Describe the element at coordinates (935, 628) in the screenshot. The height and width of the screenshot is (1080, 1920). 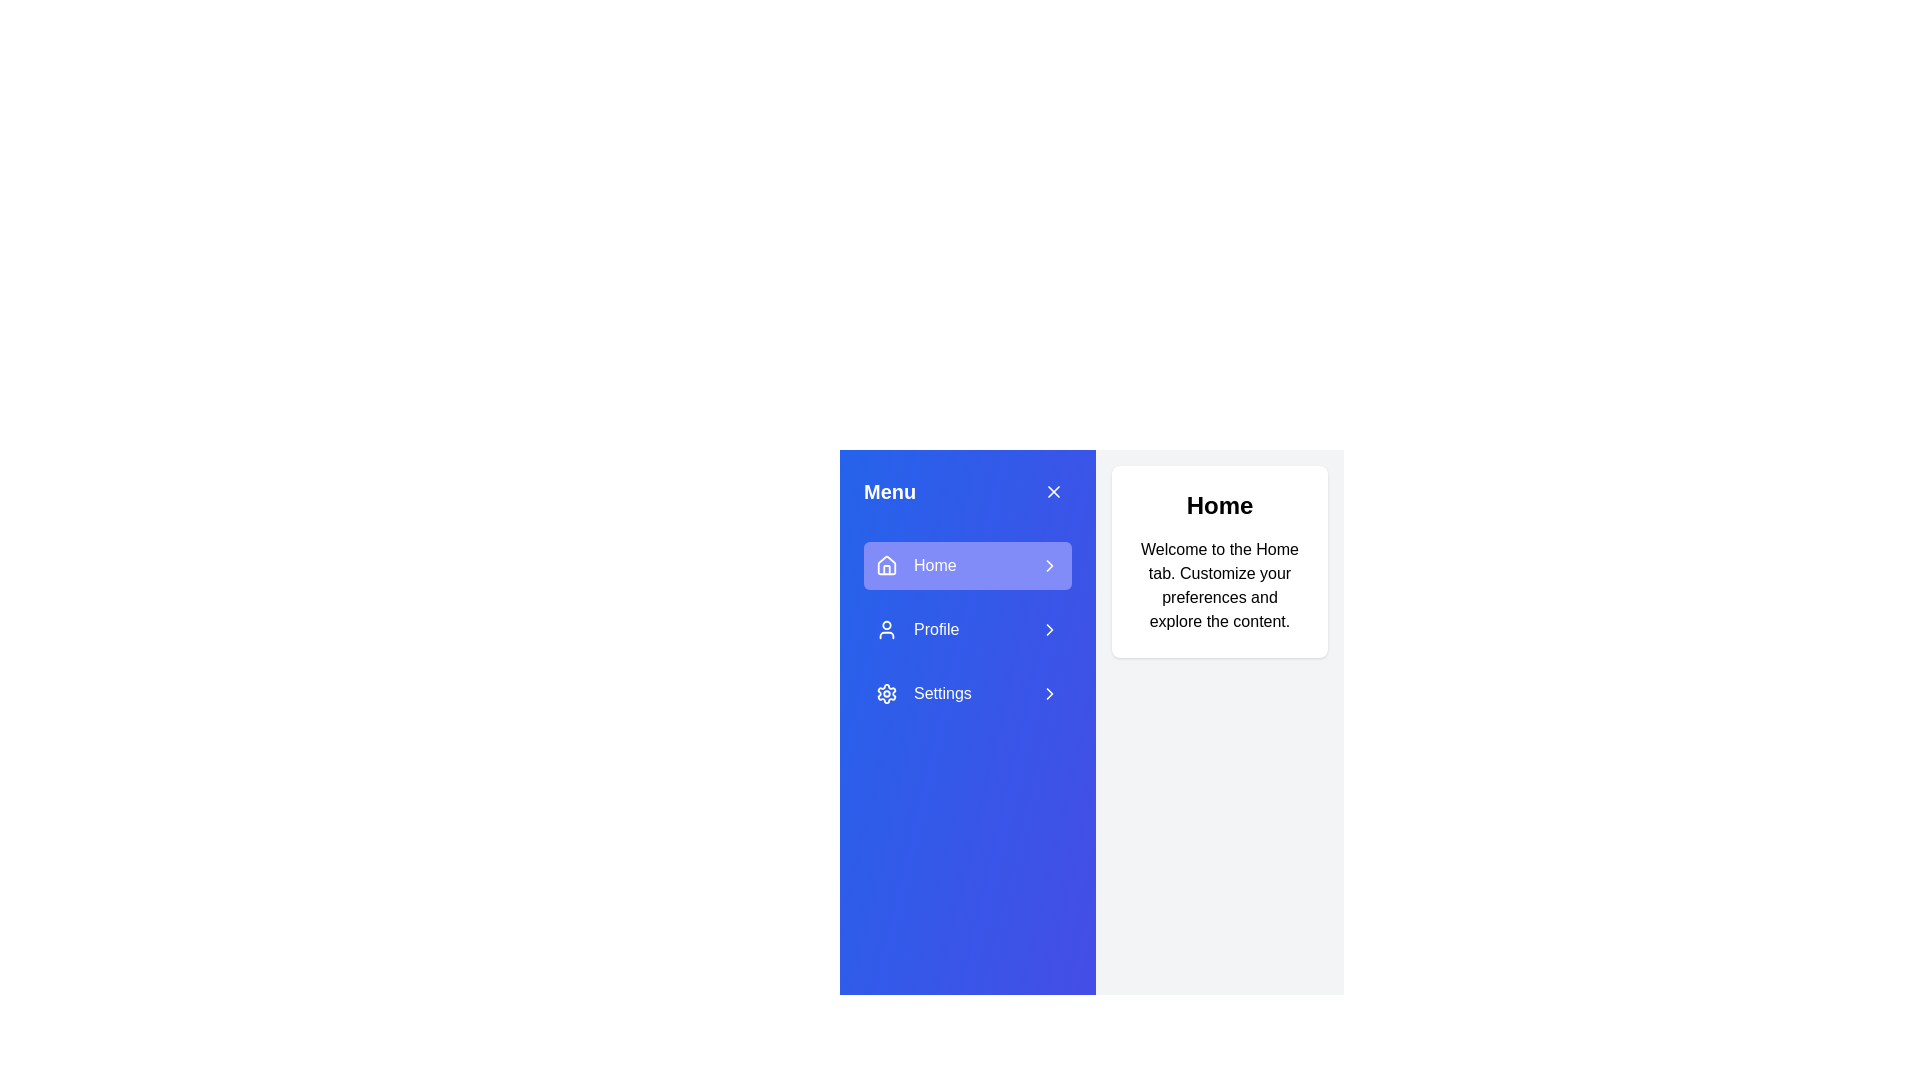
I see `the 'Profile' menu item in the navigation menu` at that location.